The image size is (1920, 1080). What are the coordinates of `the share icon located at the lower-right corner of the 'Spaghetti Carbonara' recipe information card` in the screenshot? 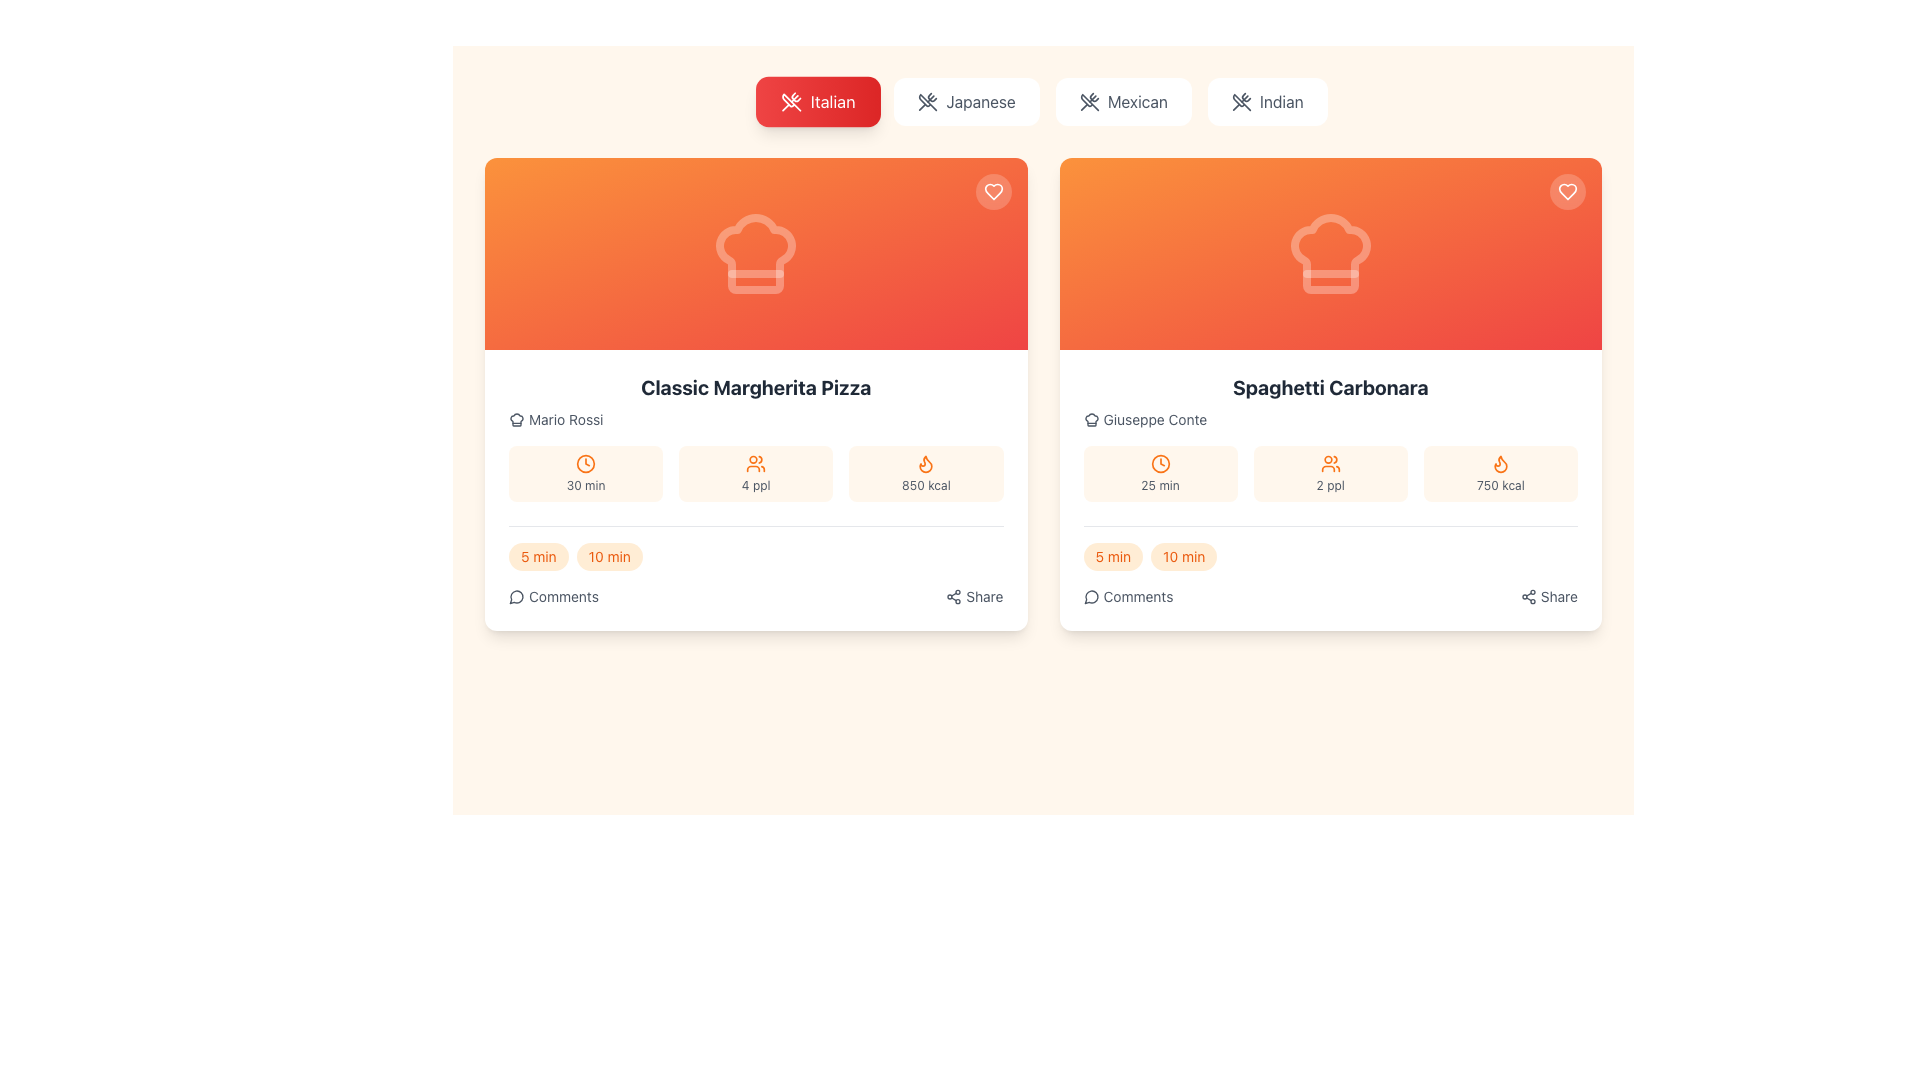 It's located at (1527, 596).